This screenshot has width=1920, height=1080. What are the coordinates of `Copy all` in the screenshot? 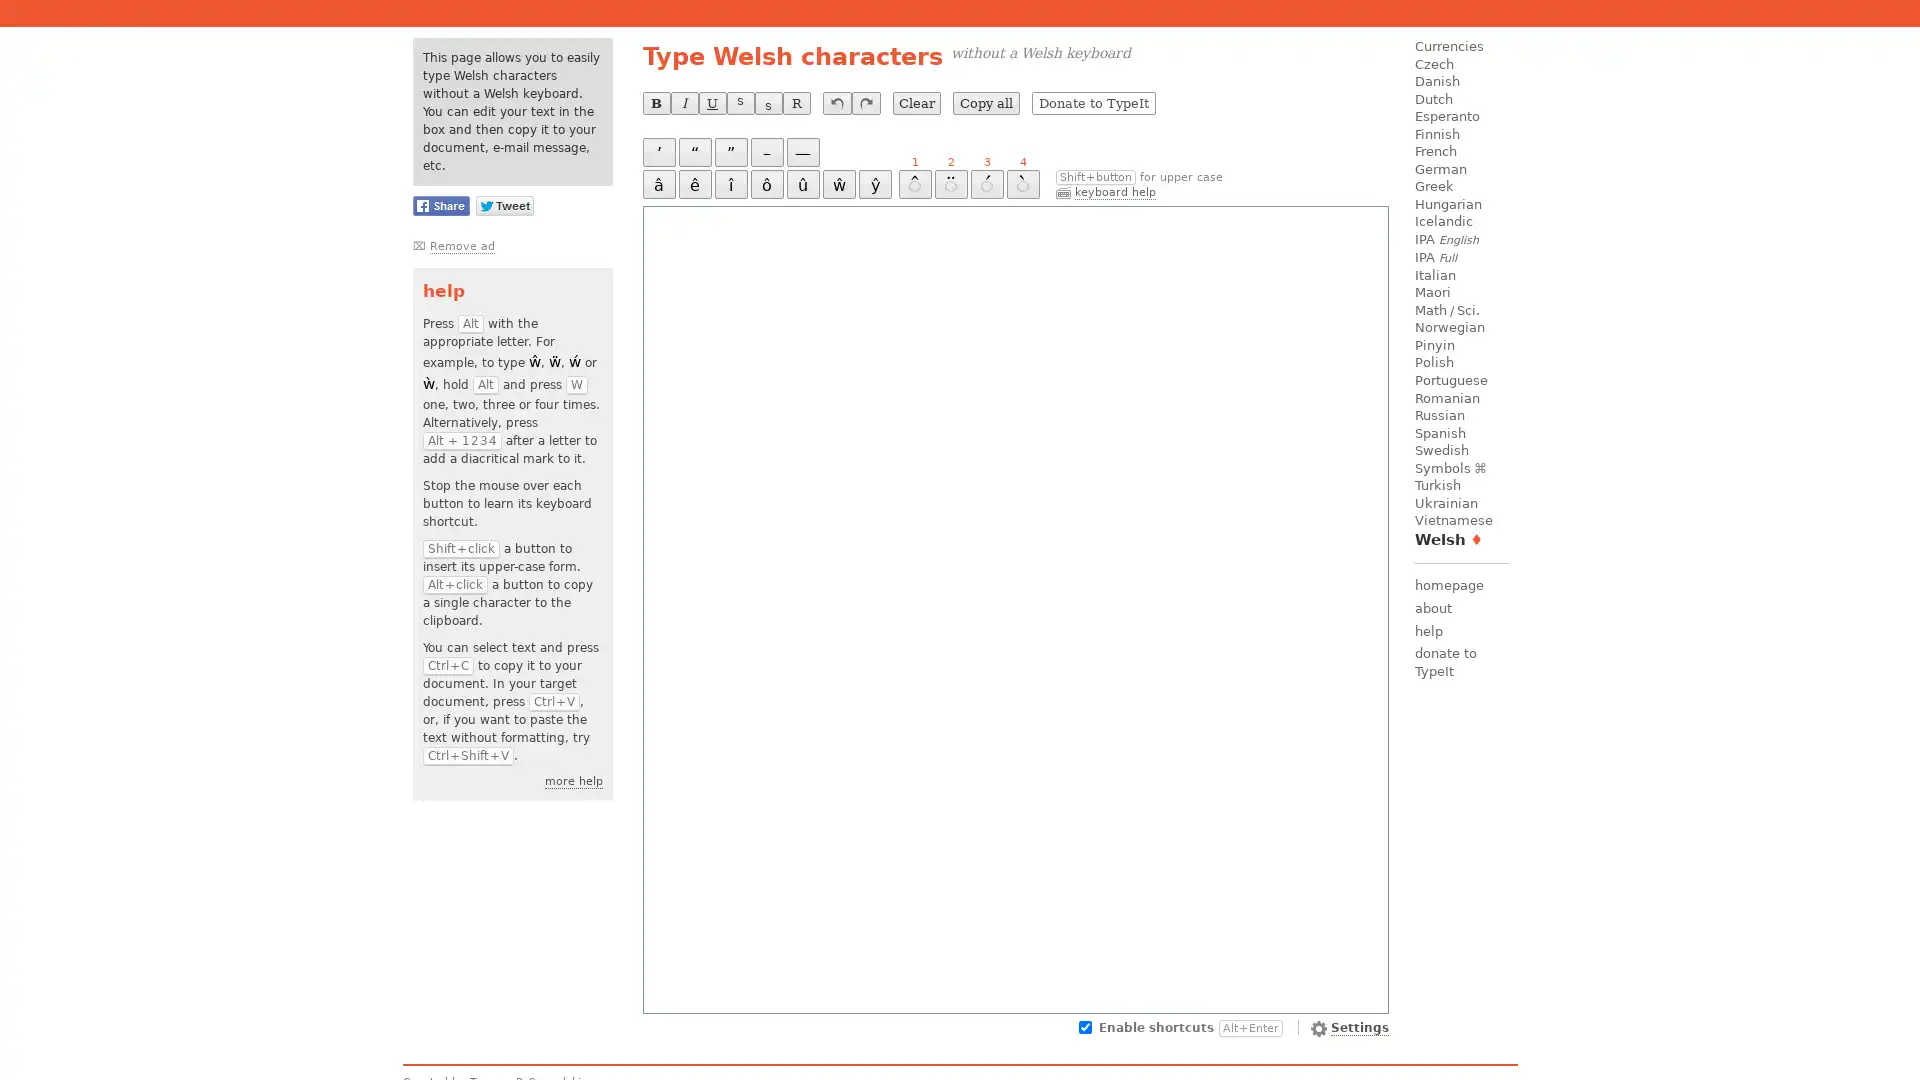 It's located at (985, 103).